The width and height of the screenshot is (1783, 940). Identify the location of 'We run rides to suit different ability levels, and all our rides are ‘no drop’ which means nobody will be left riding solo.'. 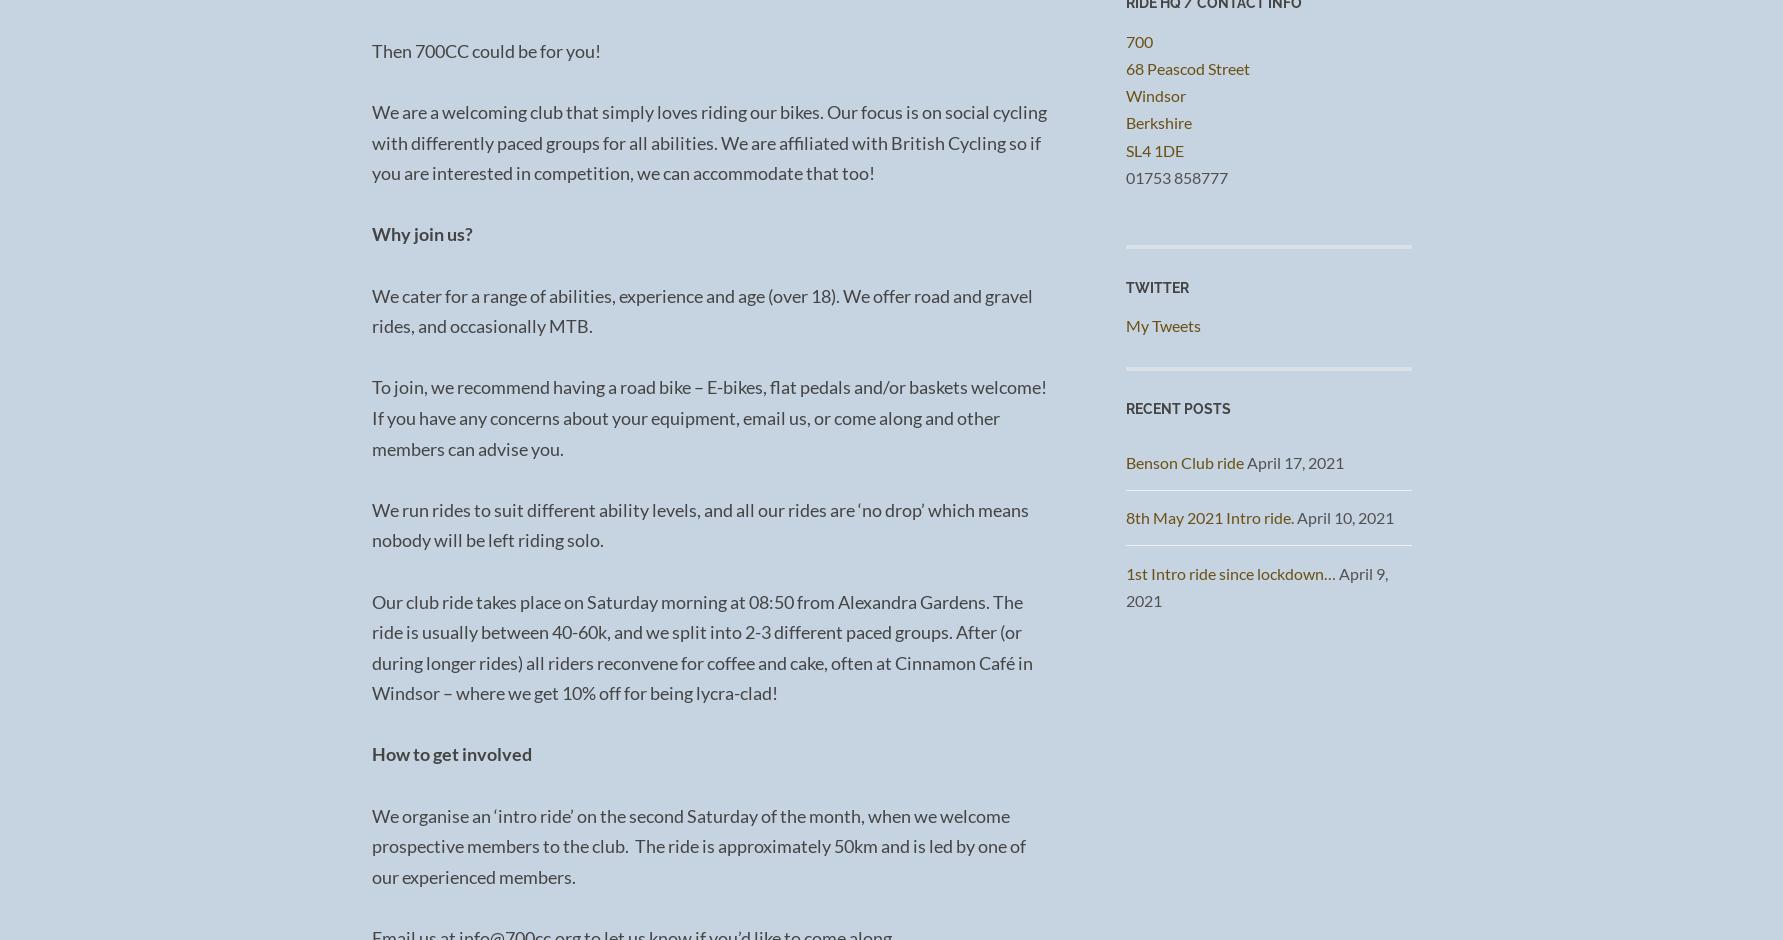
(370, 523).